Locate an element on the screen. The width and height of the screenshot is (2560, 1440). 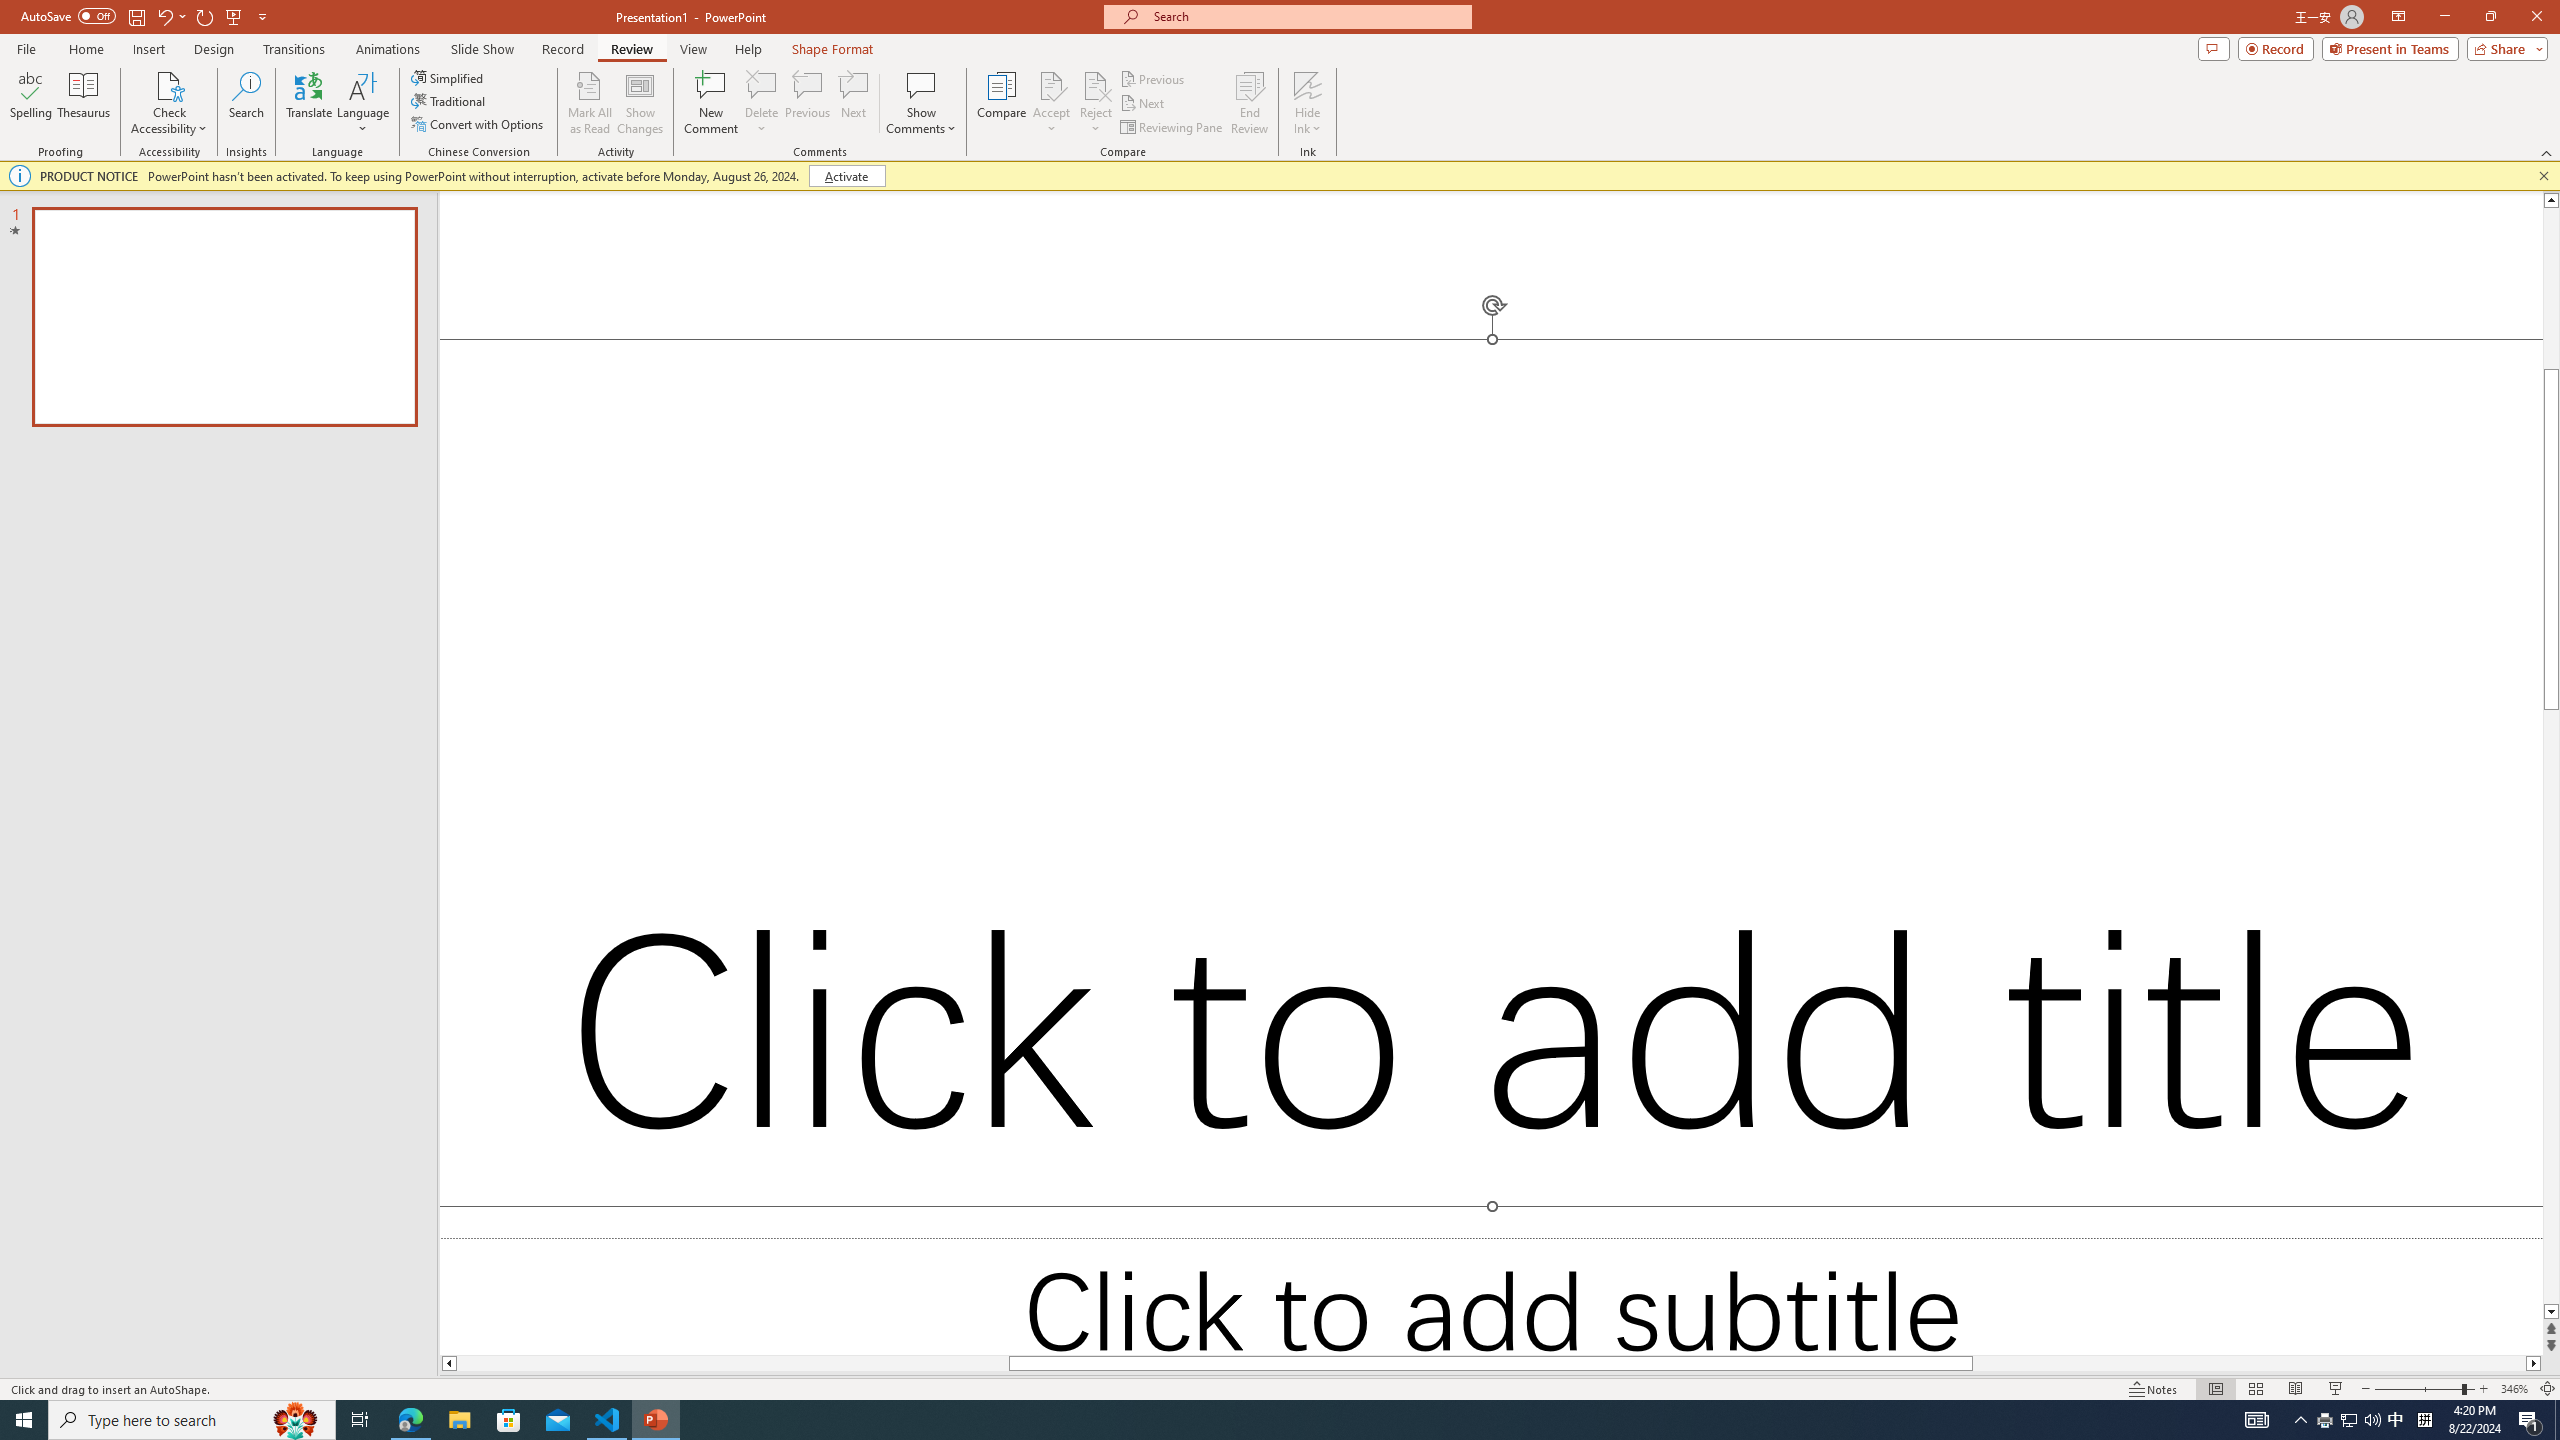
'Traditional' is located at coordinates (448, 99).